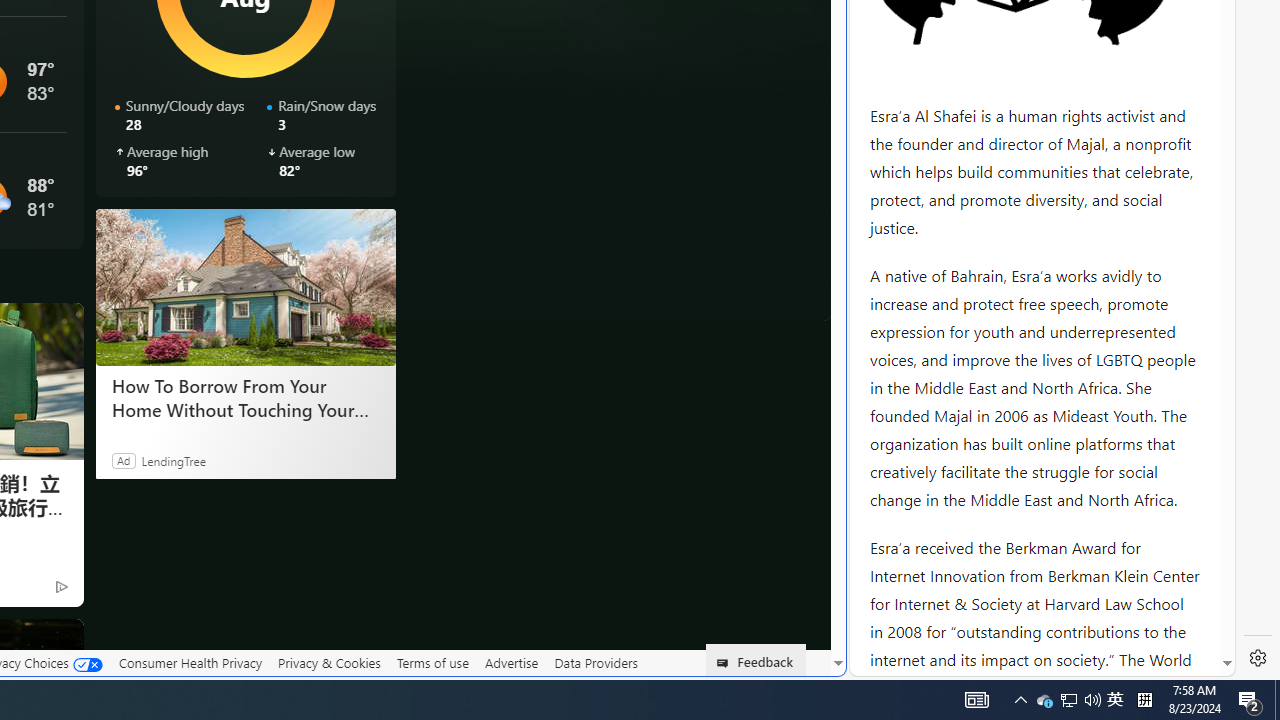 The image size is (1280, 720). I want to click on 'Terms of use', so click(431, 663).